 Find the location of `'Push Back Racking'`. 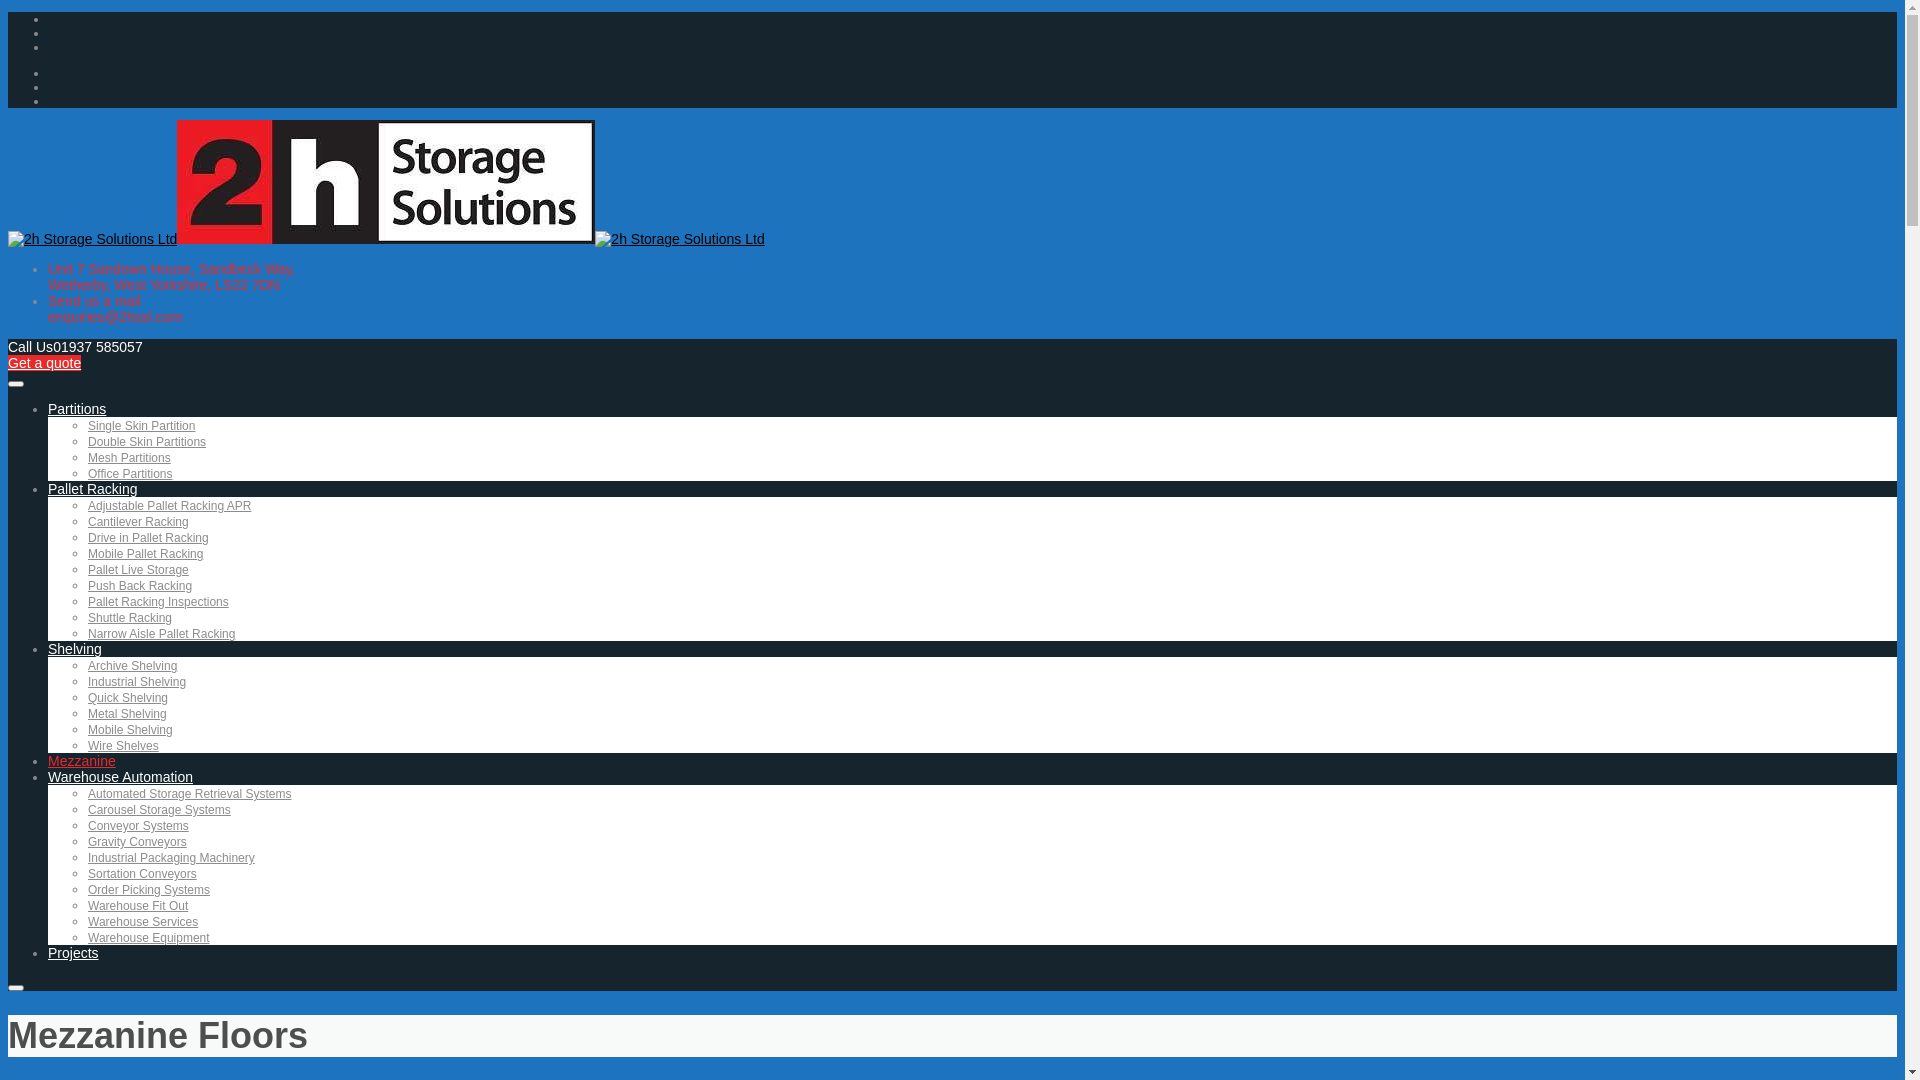

'Push Back Racking' is located at coordinates (138, 585).